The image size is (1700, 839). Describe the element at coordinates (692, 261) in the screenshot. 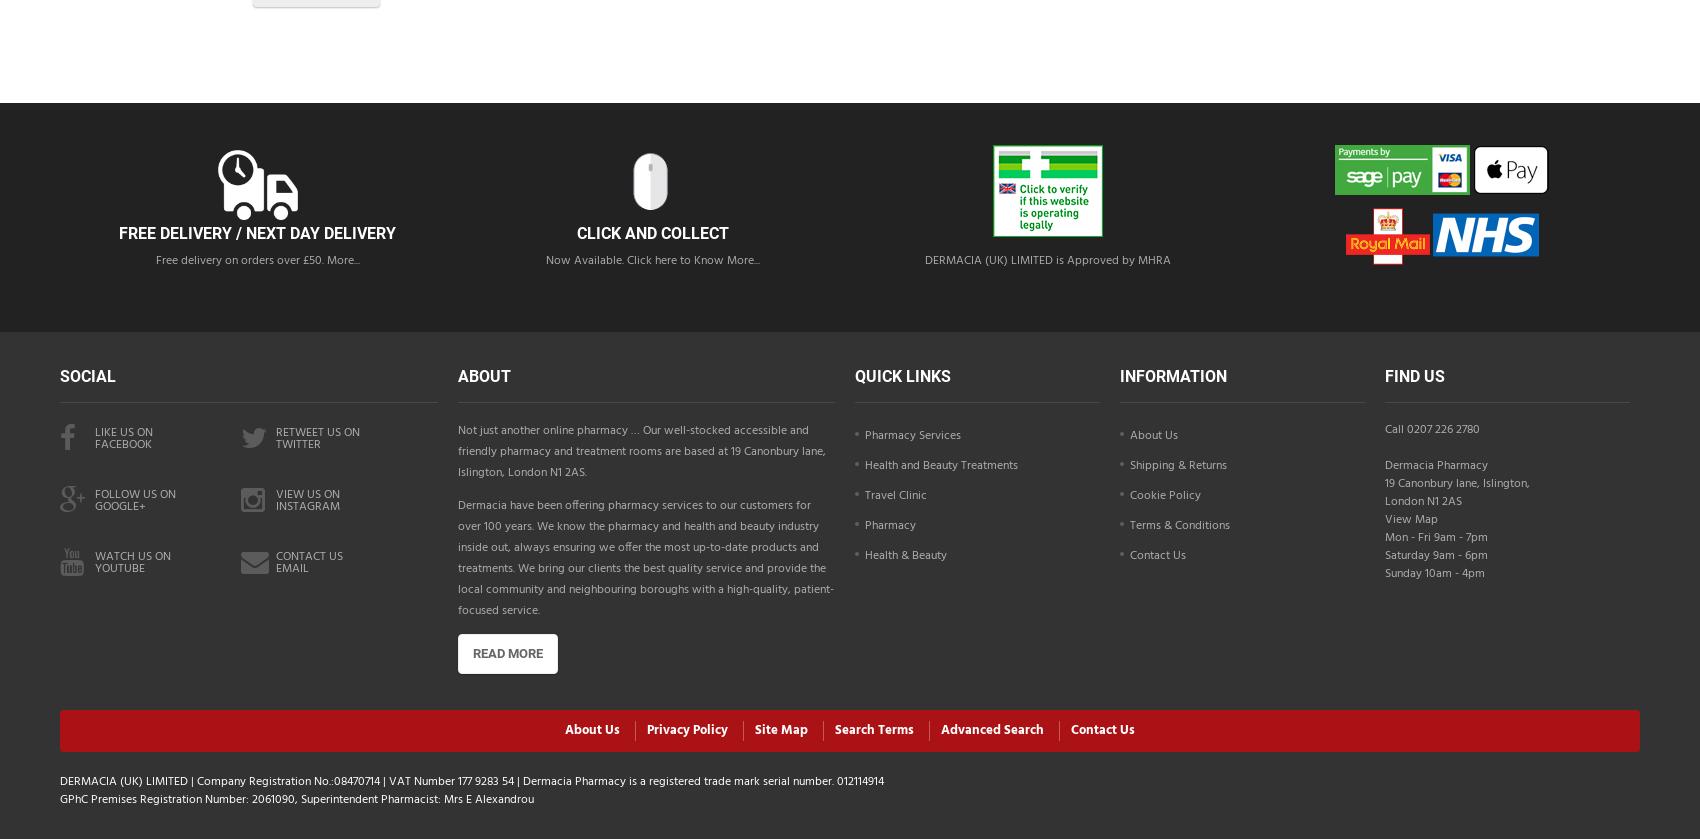

I see `'Click here to Know More...'` at that location.